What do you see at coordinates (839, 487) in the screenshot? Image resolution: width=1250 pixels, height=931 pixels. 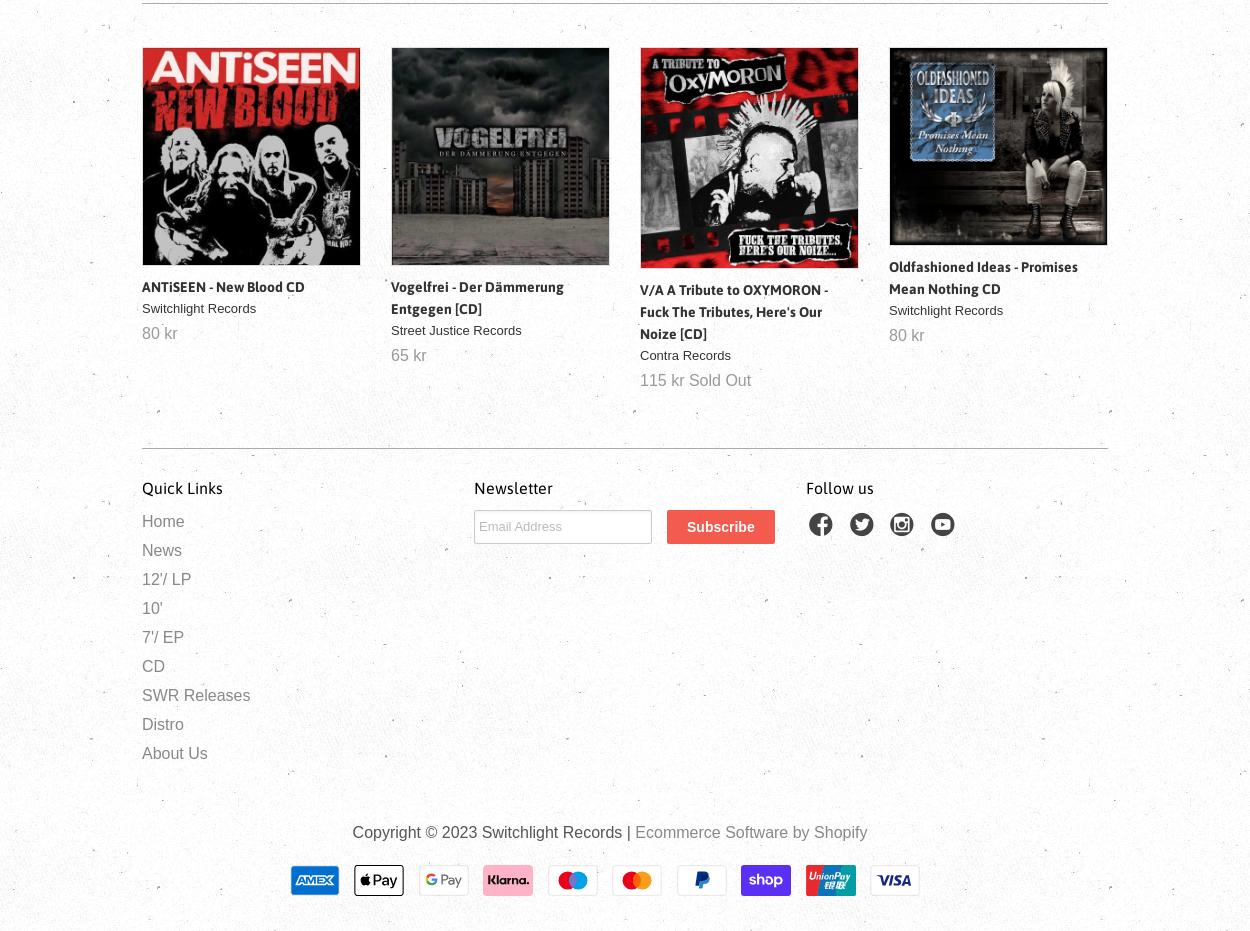 I see `'Follow us'` at bounding box center [839, 487].